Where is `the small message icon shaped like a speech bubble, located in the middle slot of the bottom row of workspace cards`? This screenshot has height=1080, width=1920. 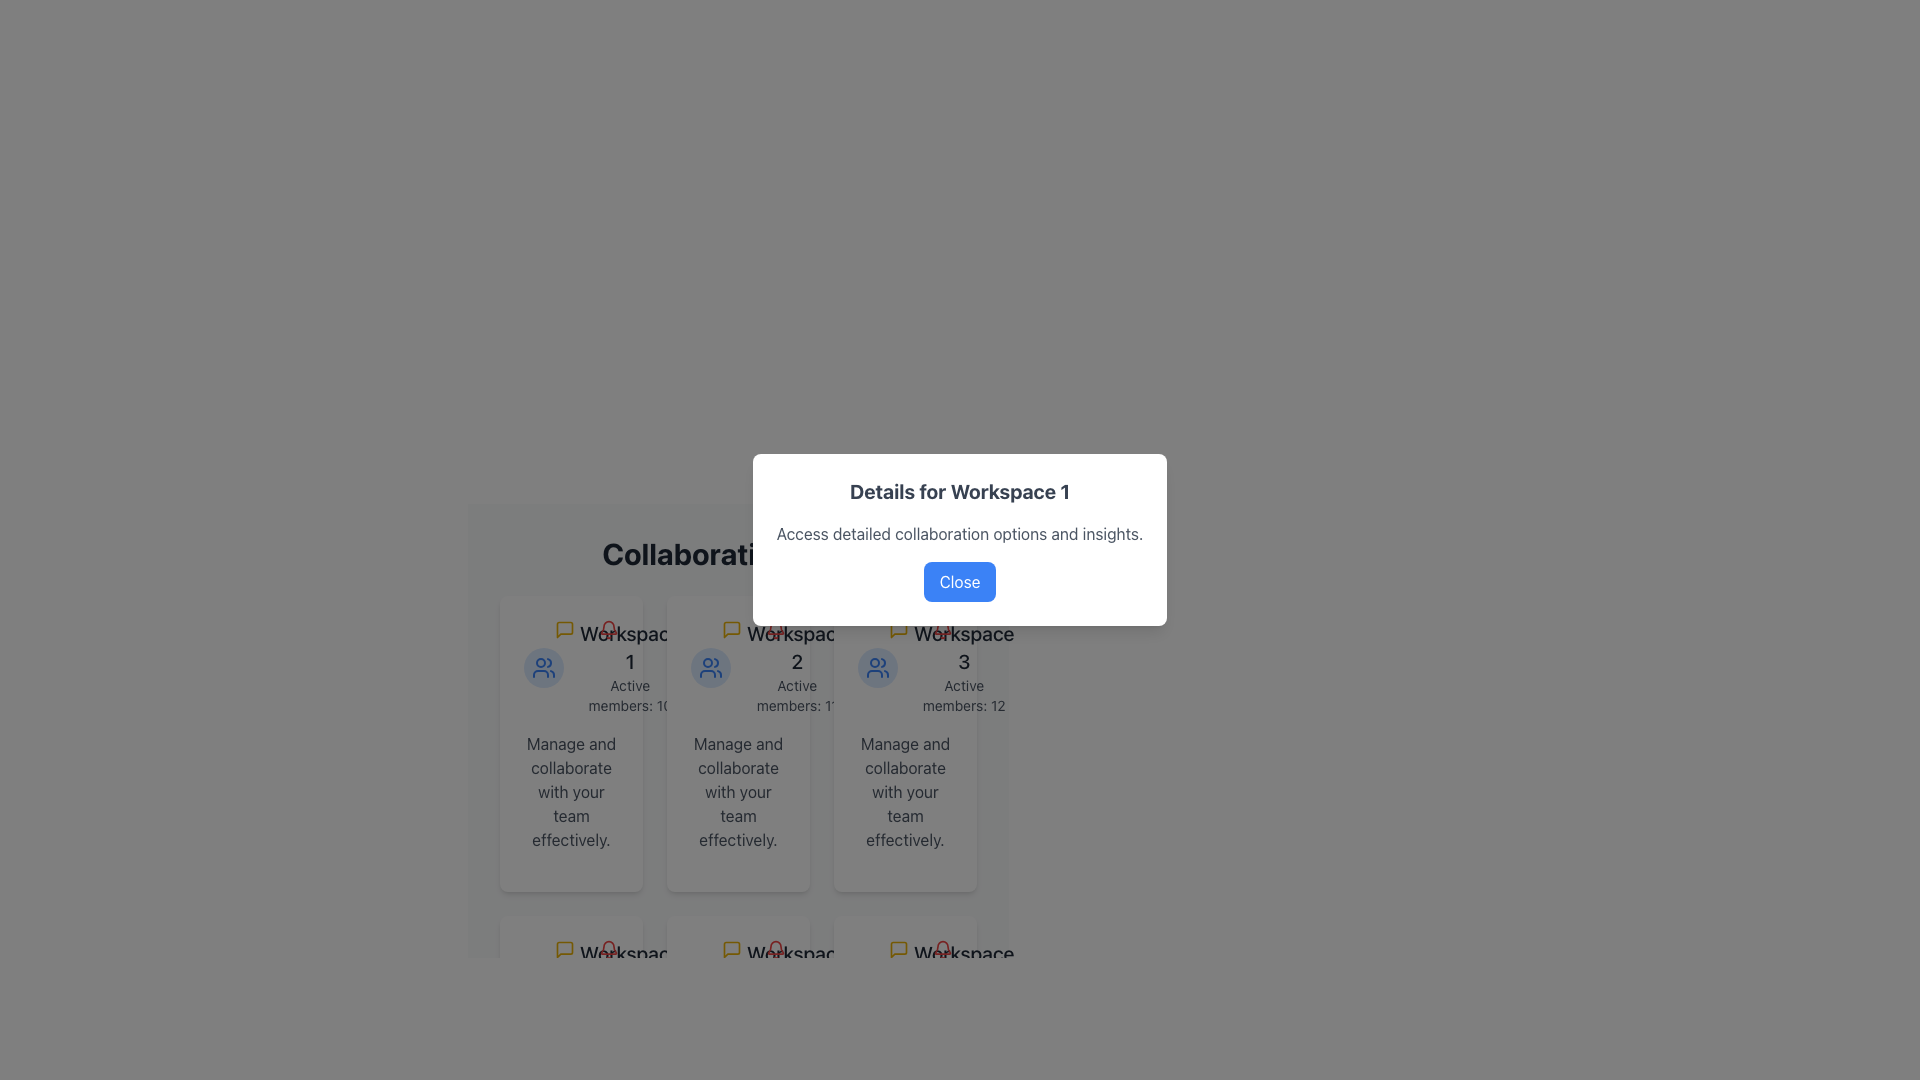 the small message icon shaped like a speech bubble, located in the middle slot of the bottom row of workspace cards is located at coordinates (730, 948).